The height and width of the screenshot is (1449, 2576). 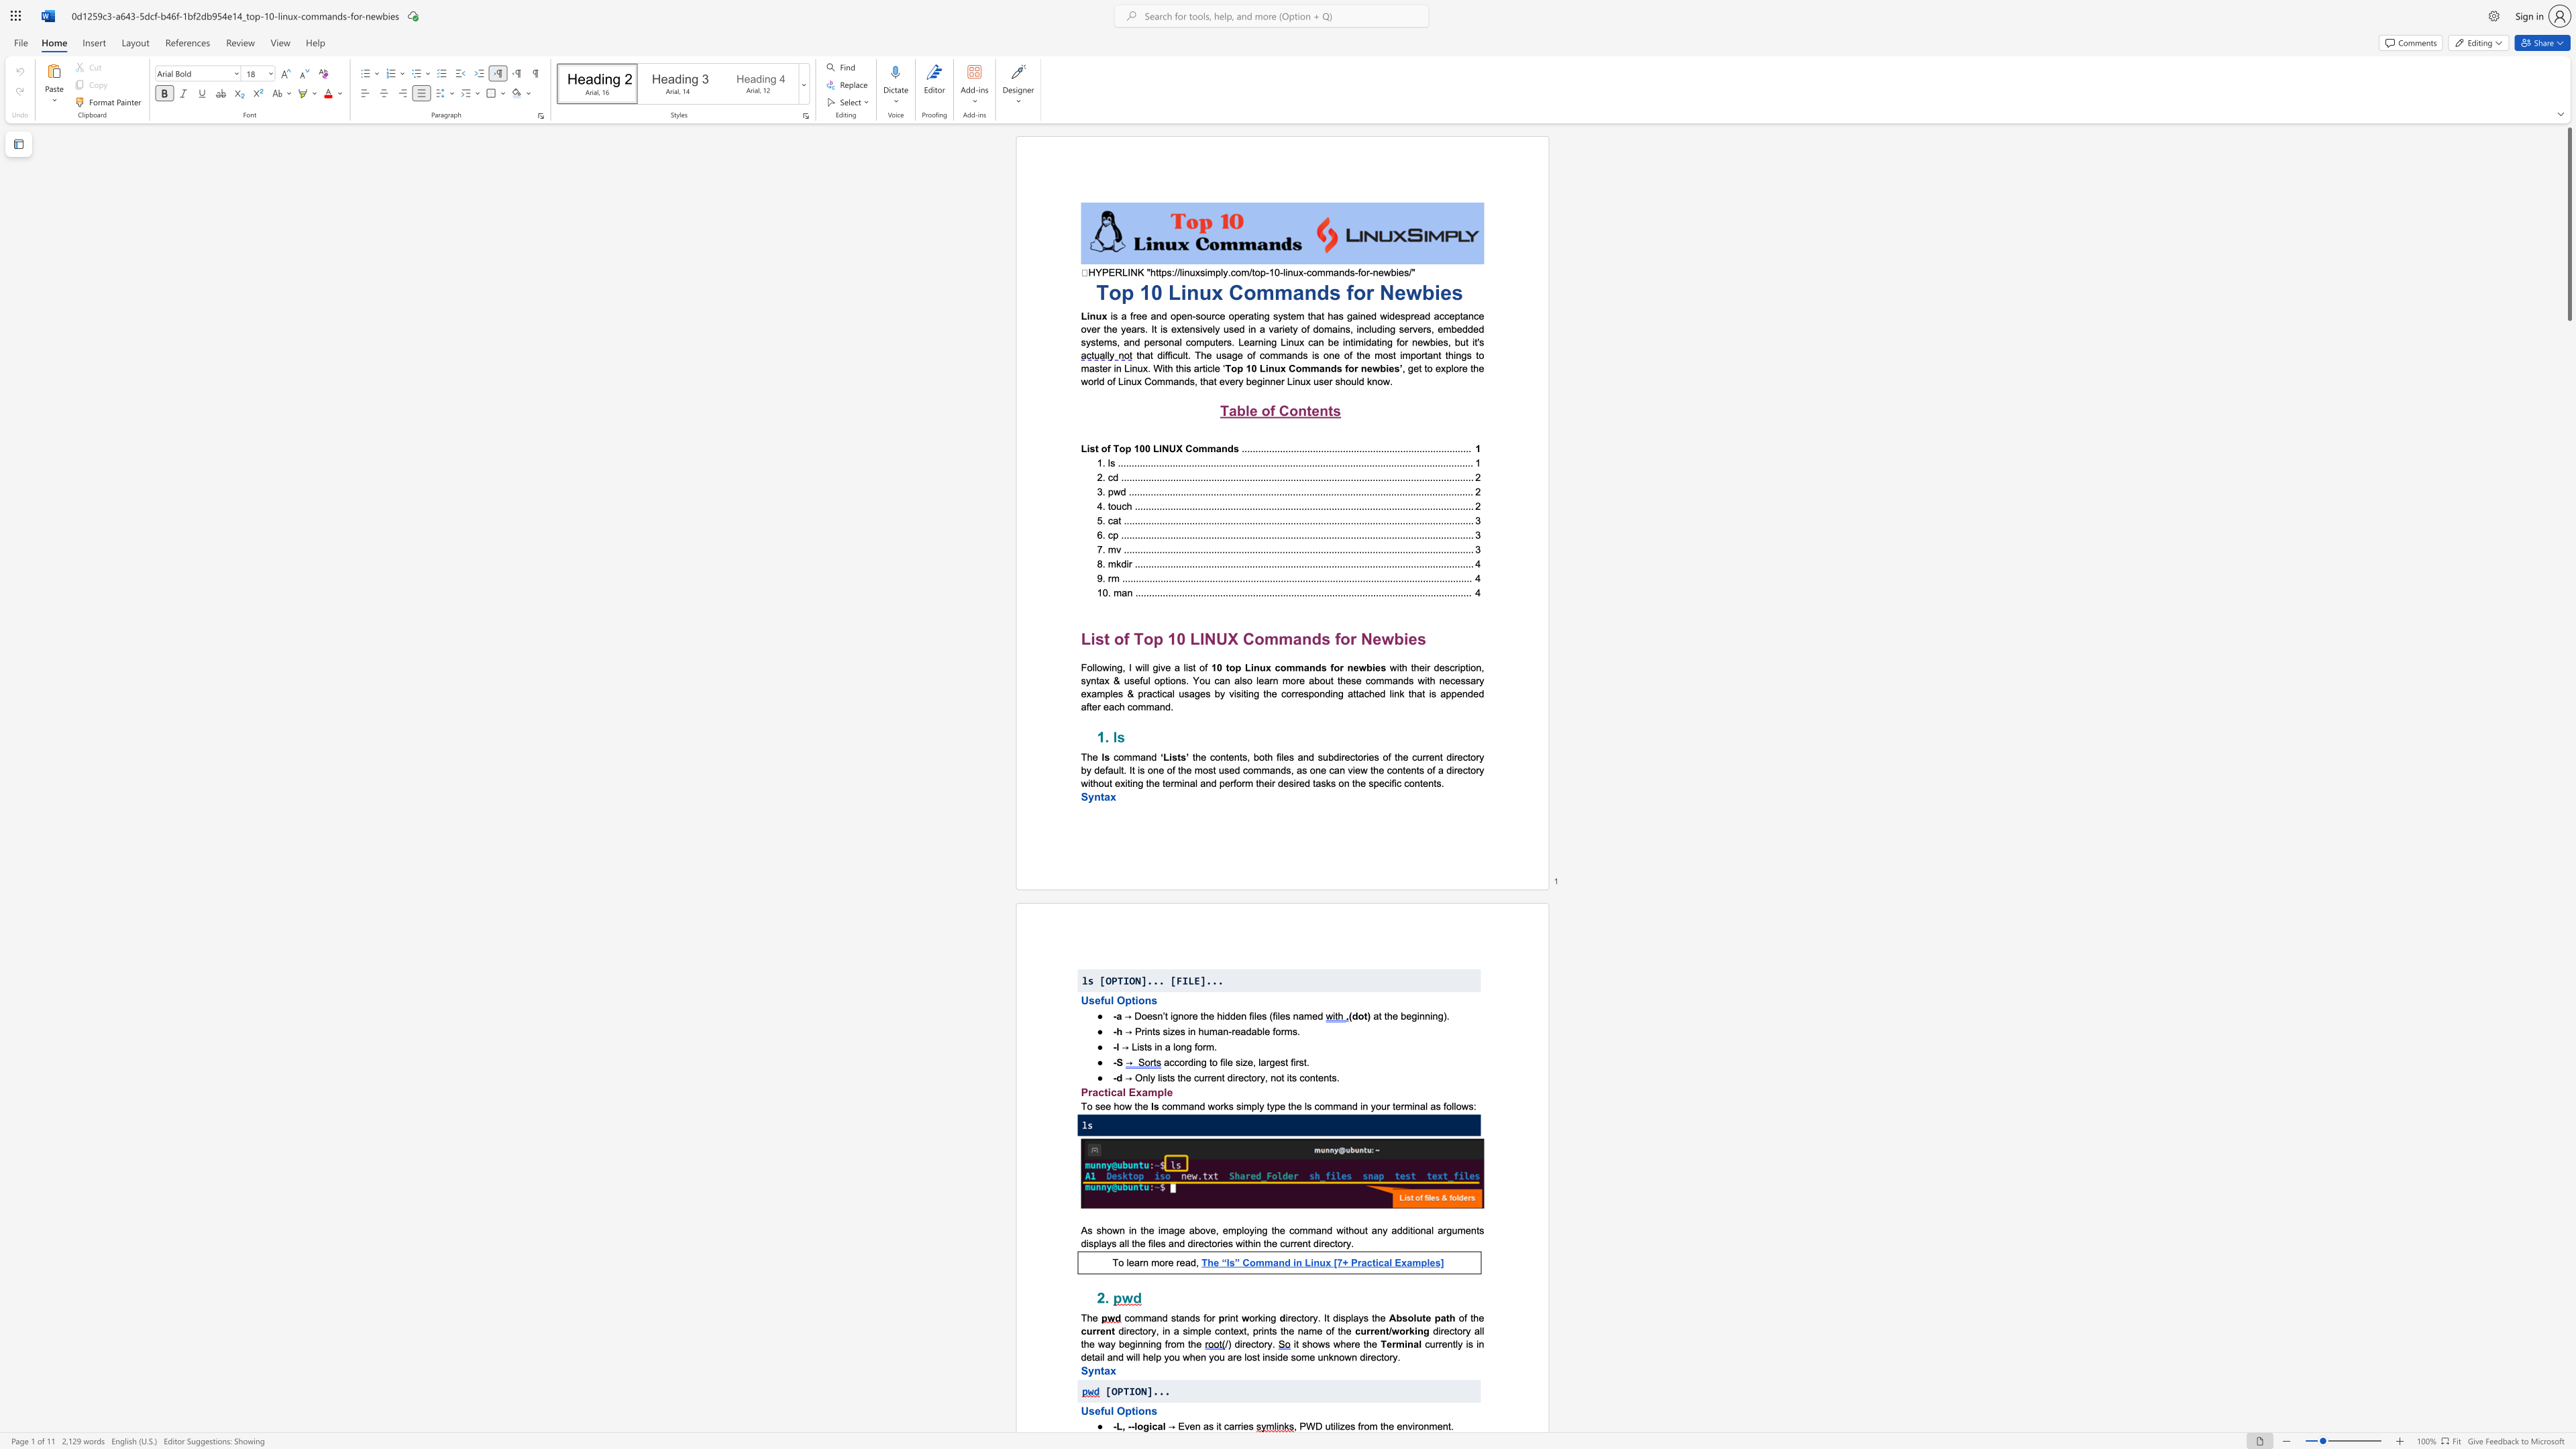 I want to click on the 1th character "c" in the text, so click(x=1136, y=1330).